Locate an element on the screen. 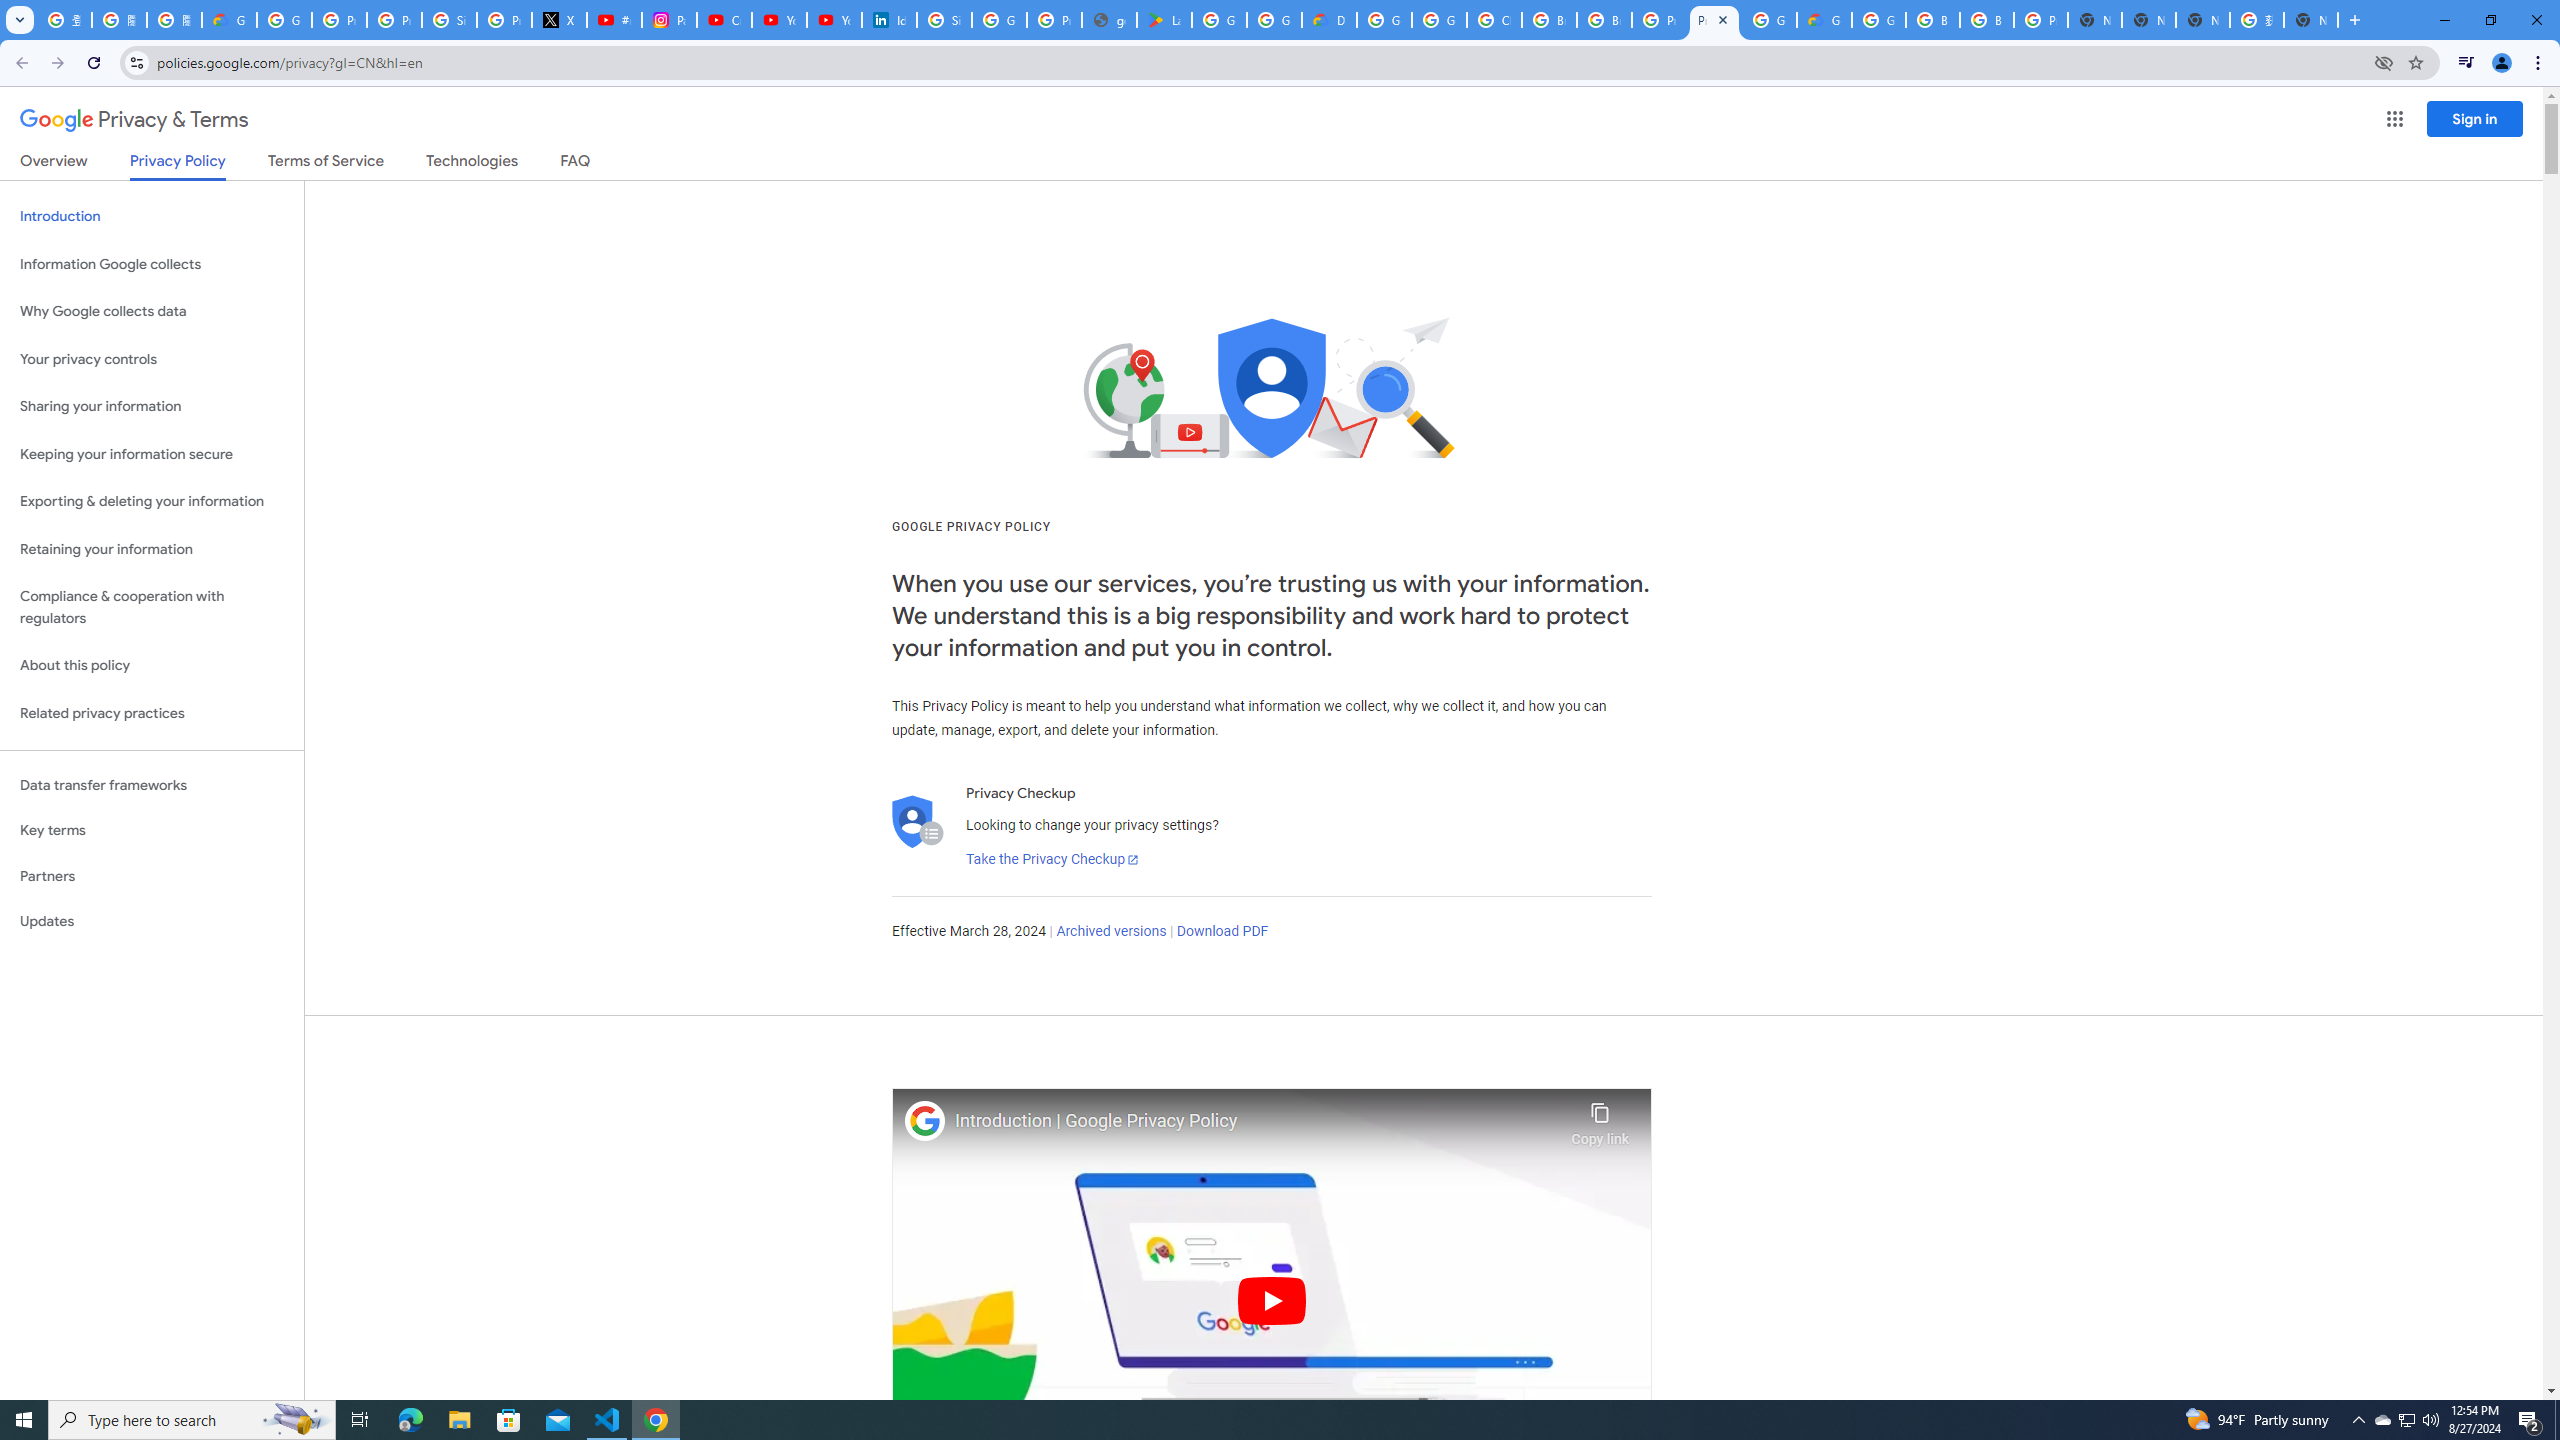 The height and width of the screenshot is (1440, 2560). 'Partners' is located at coordinates (151, 876).